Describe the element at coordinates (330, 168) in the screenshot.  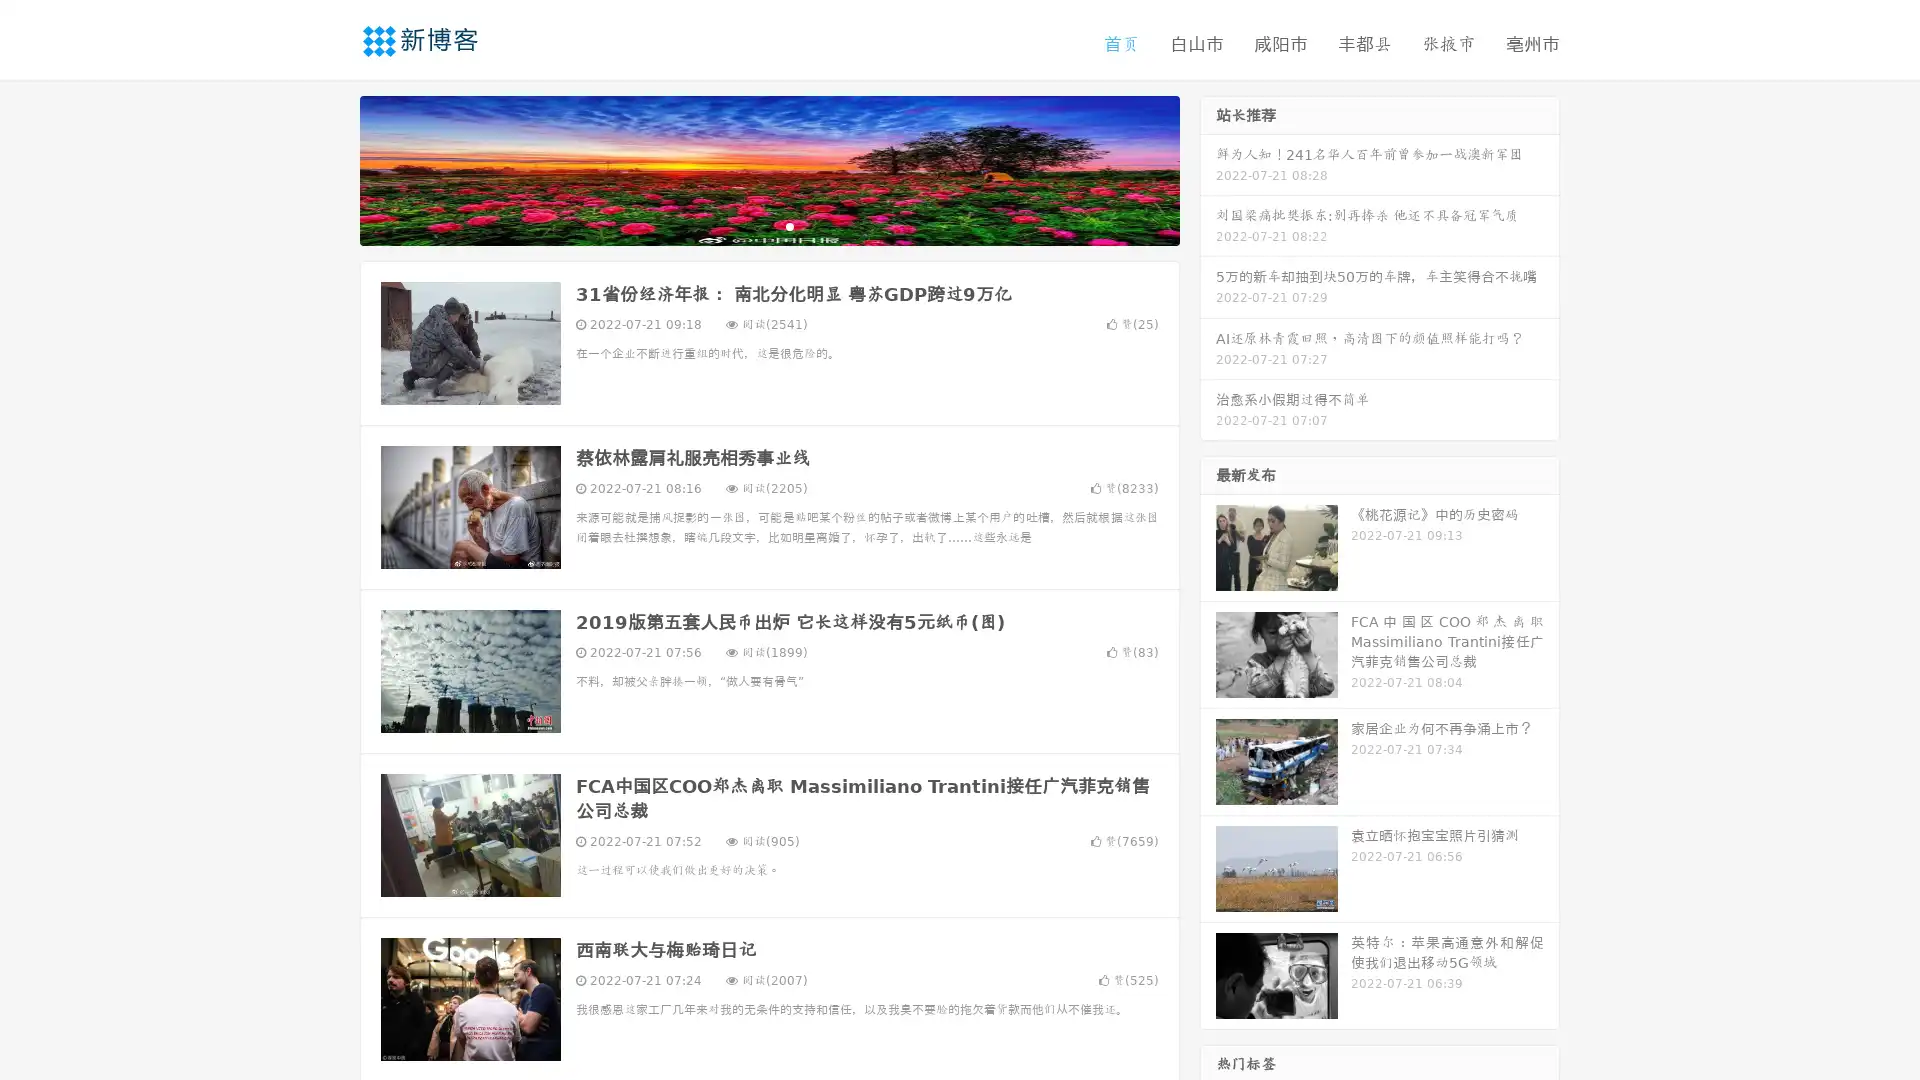
I see `Previous slide` at that location.